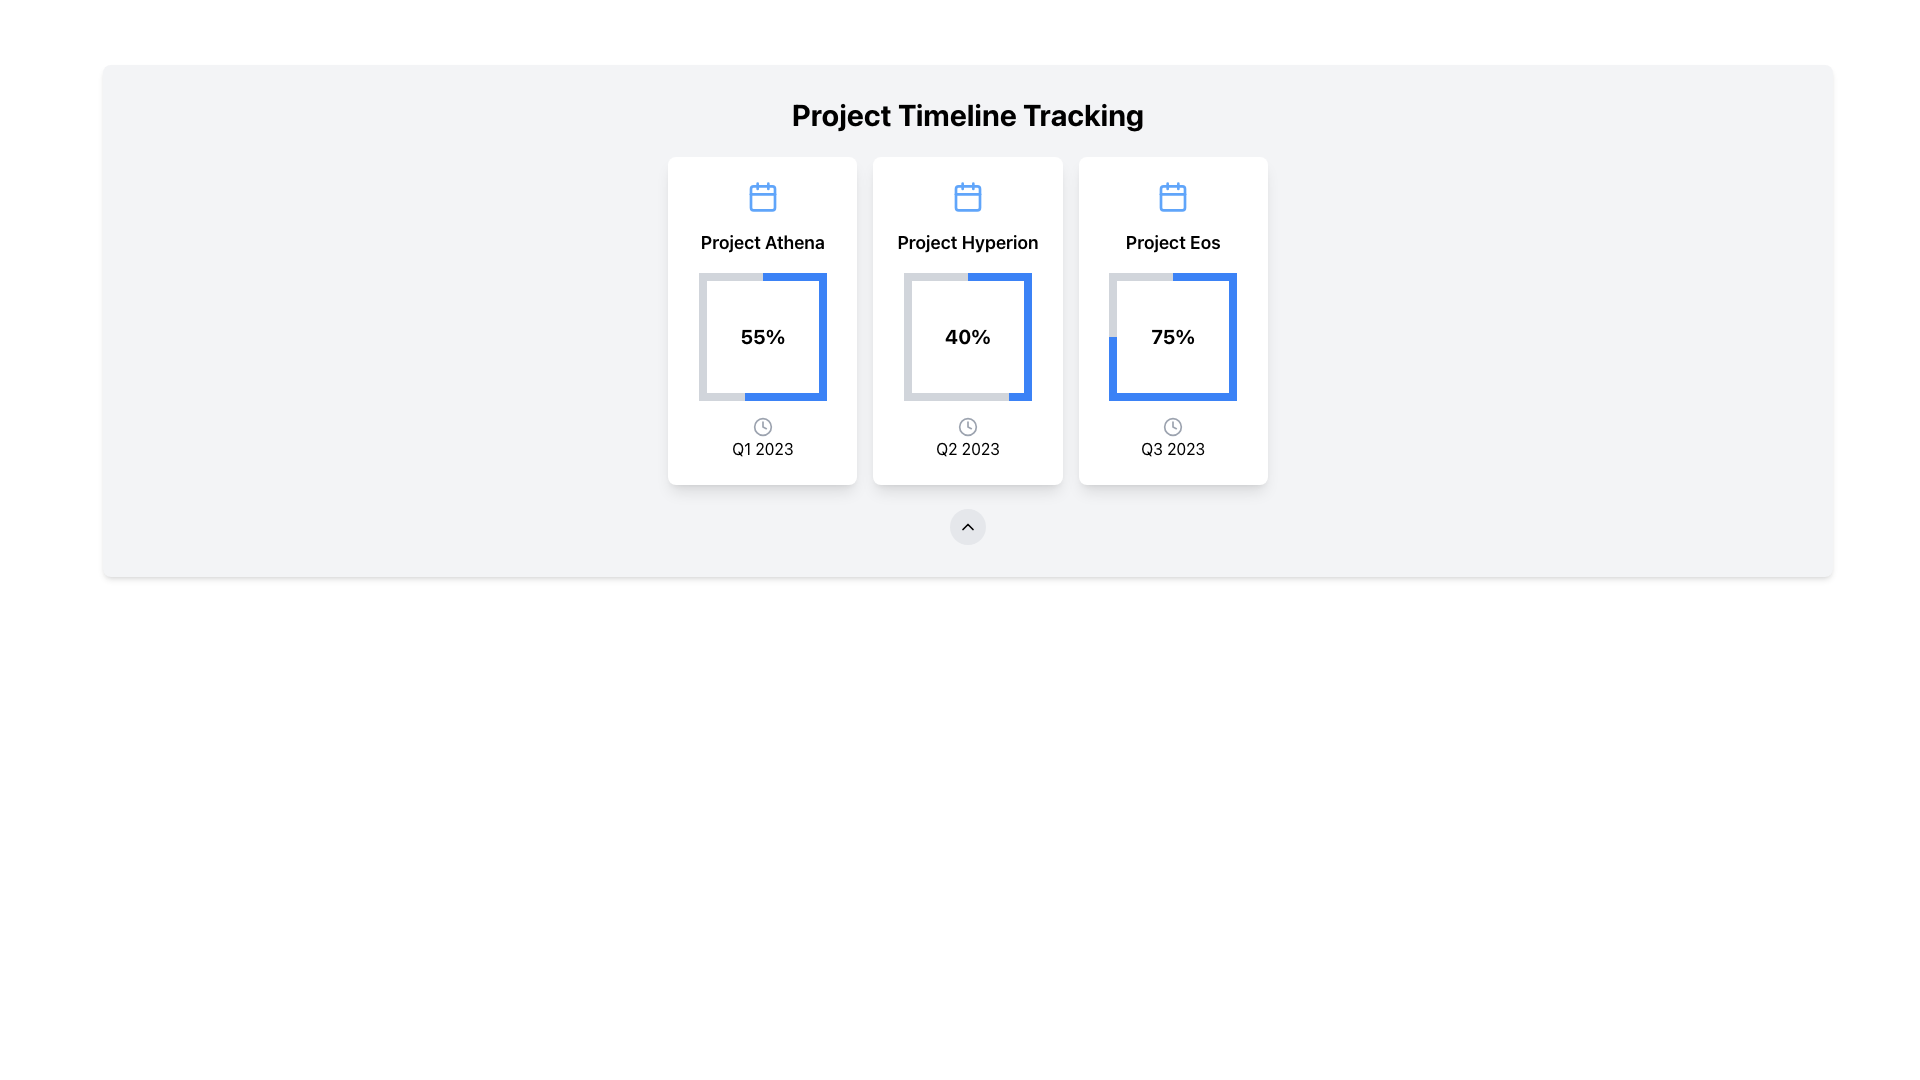  What do you see at coordinates (1173, 196) in the screenshot?
I see `the stylized calendar icon located in the 'Project Eos' card, which is positioned in the rightmost column of a three-column layout, above the main title 'Project Eos'` at bounding box center [1173, 196].